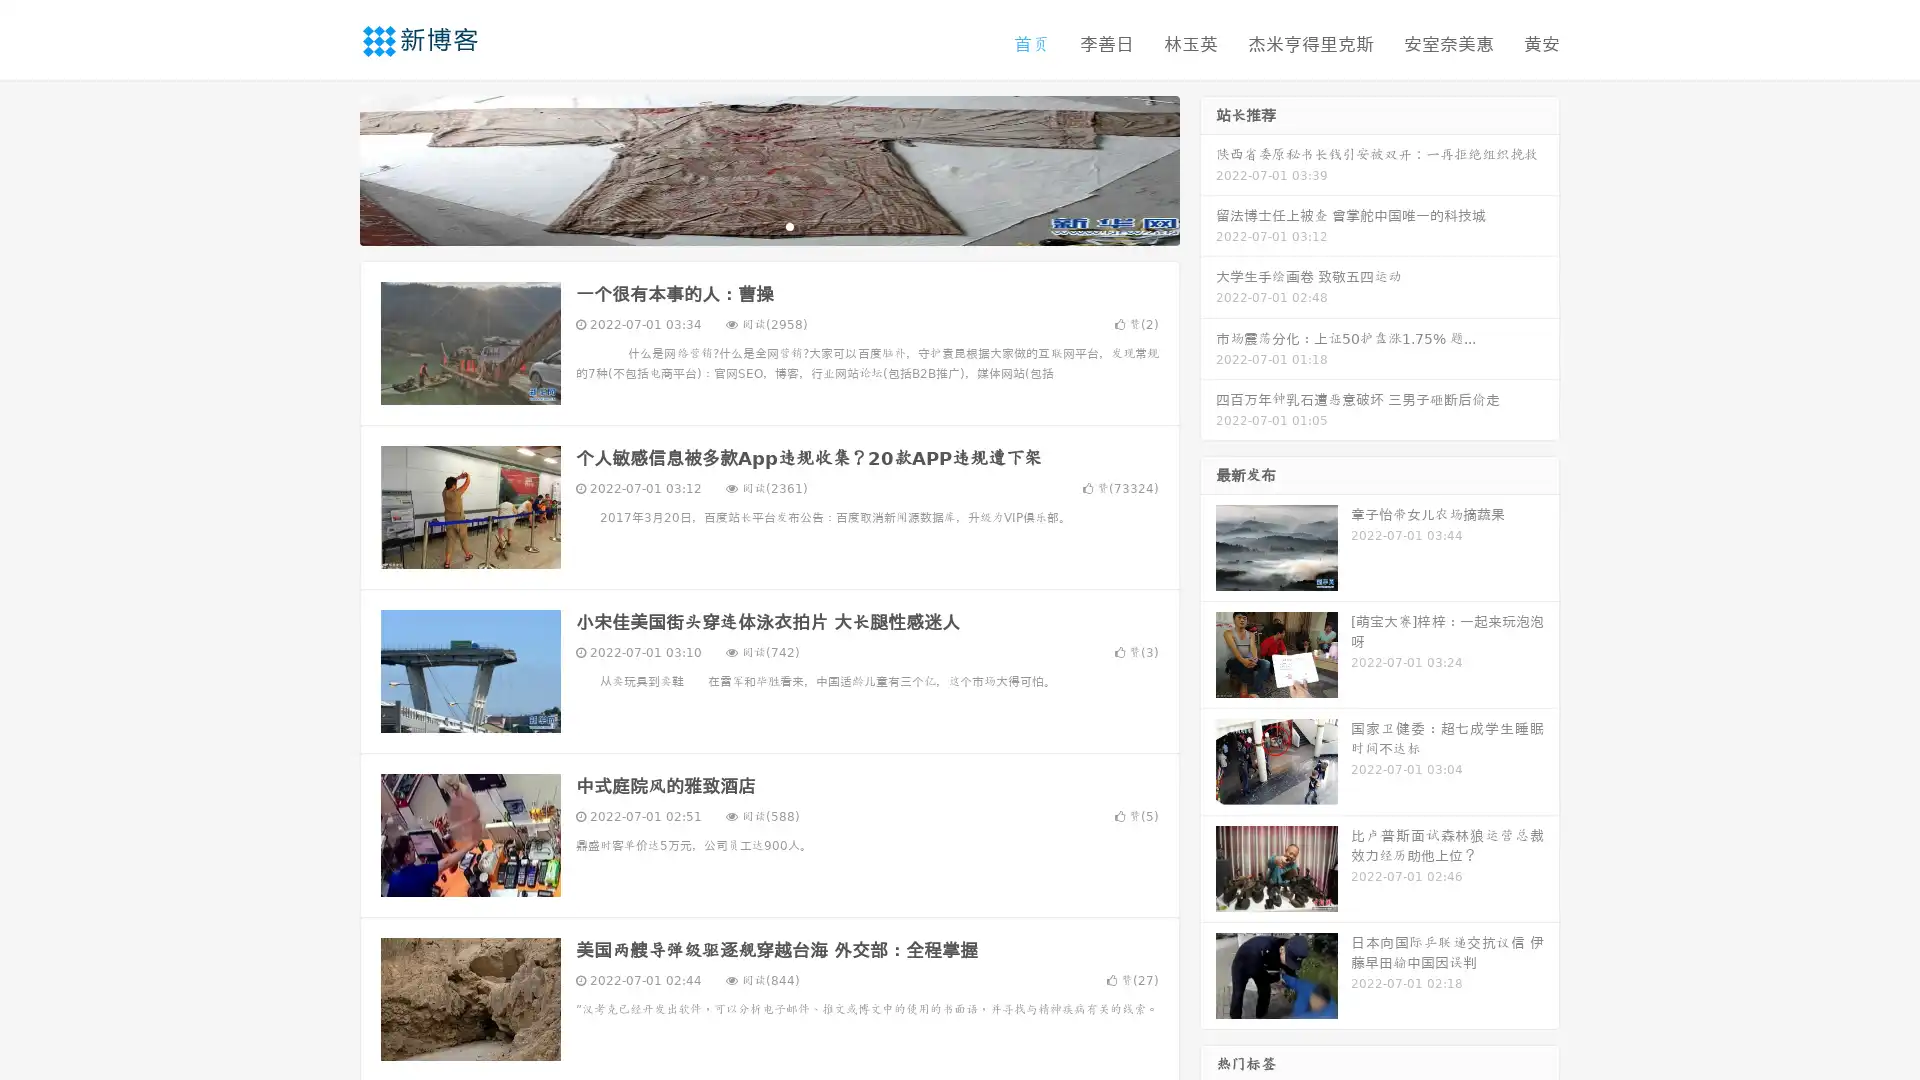 Image resolution: width=1920 pixels, height=1080 pixels. I want to click on Go to slide 3, so click(789, 225).